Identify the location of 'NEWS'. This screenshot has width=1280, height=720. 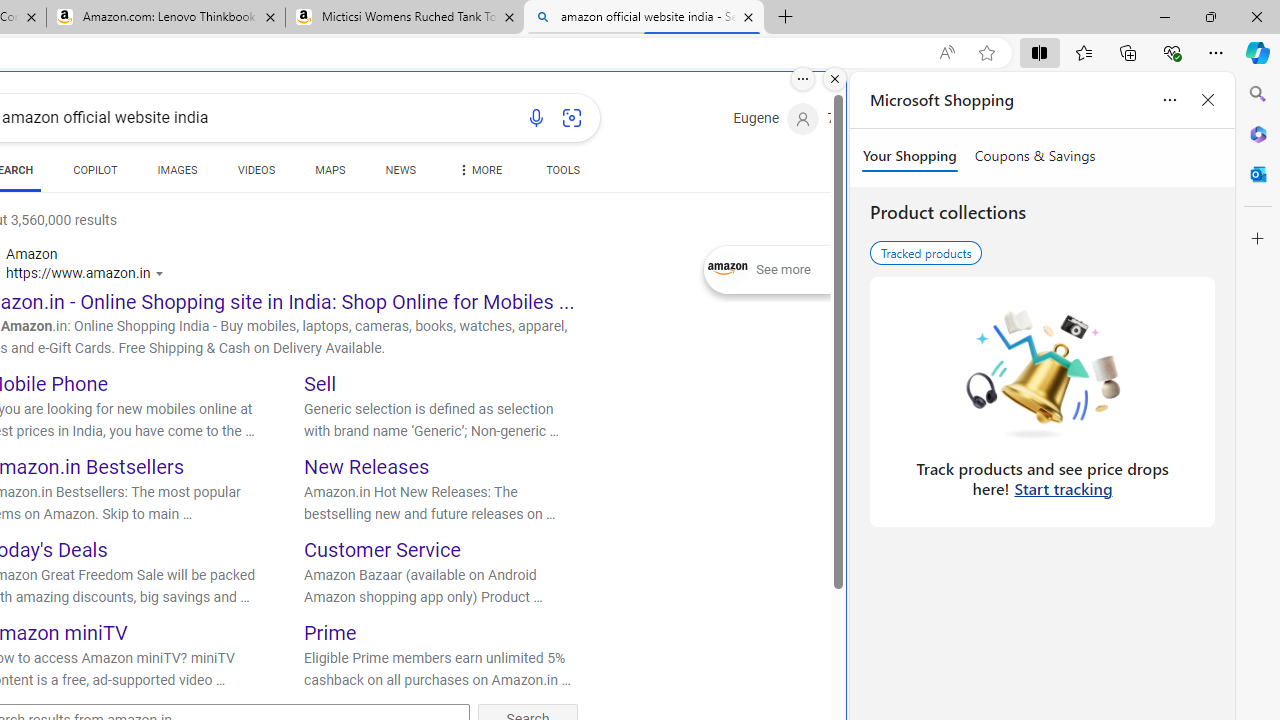
(400, 170).